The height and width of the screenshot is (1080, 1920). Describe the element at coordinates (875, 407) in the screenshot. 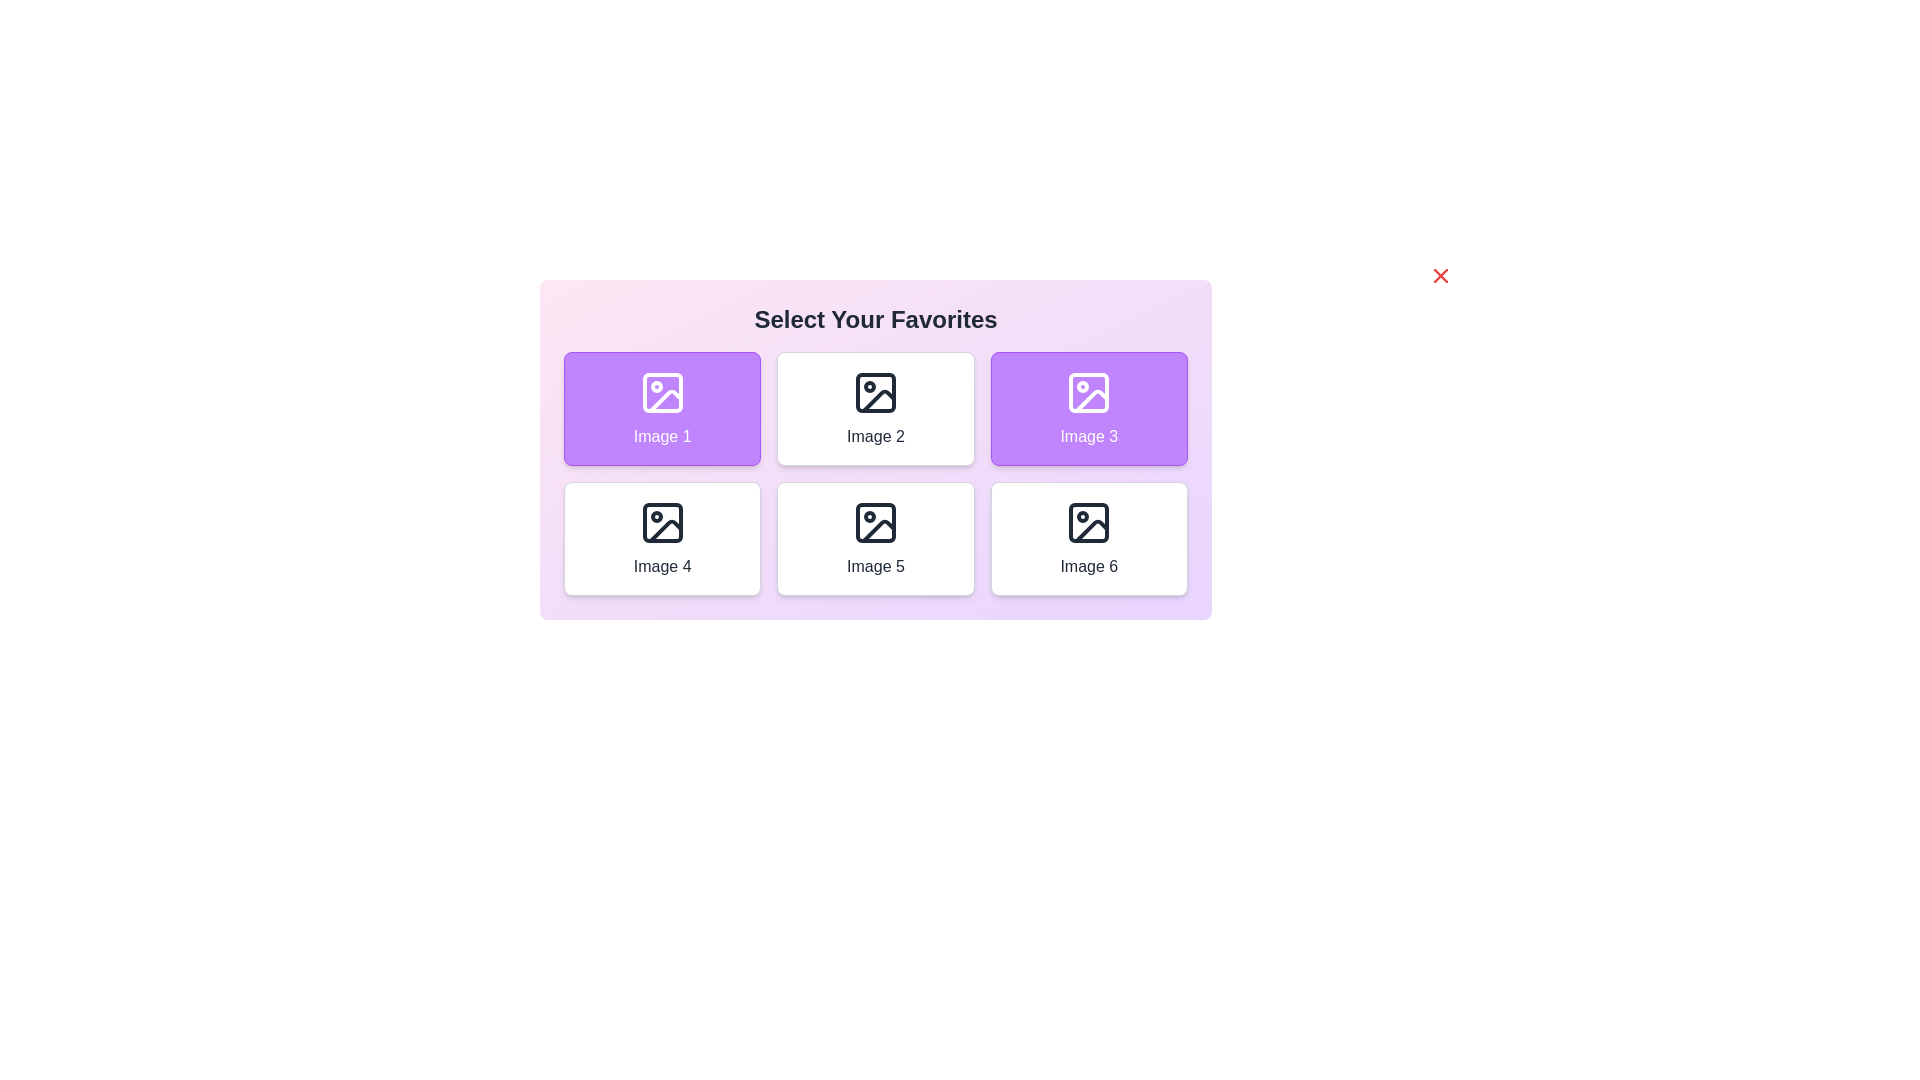

I see `the image labeled Image 2 to toggle its selection state` at that location.